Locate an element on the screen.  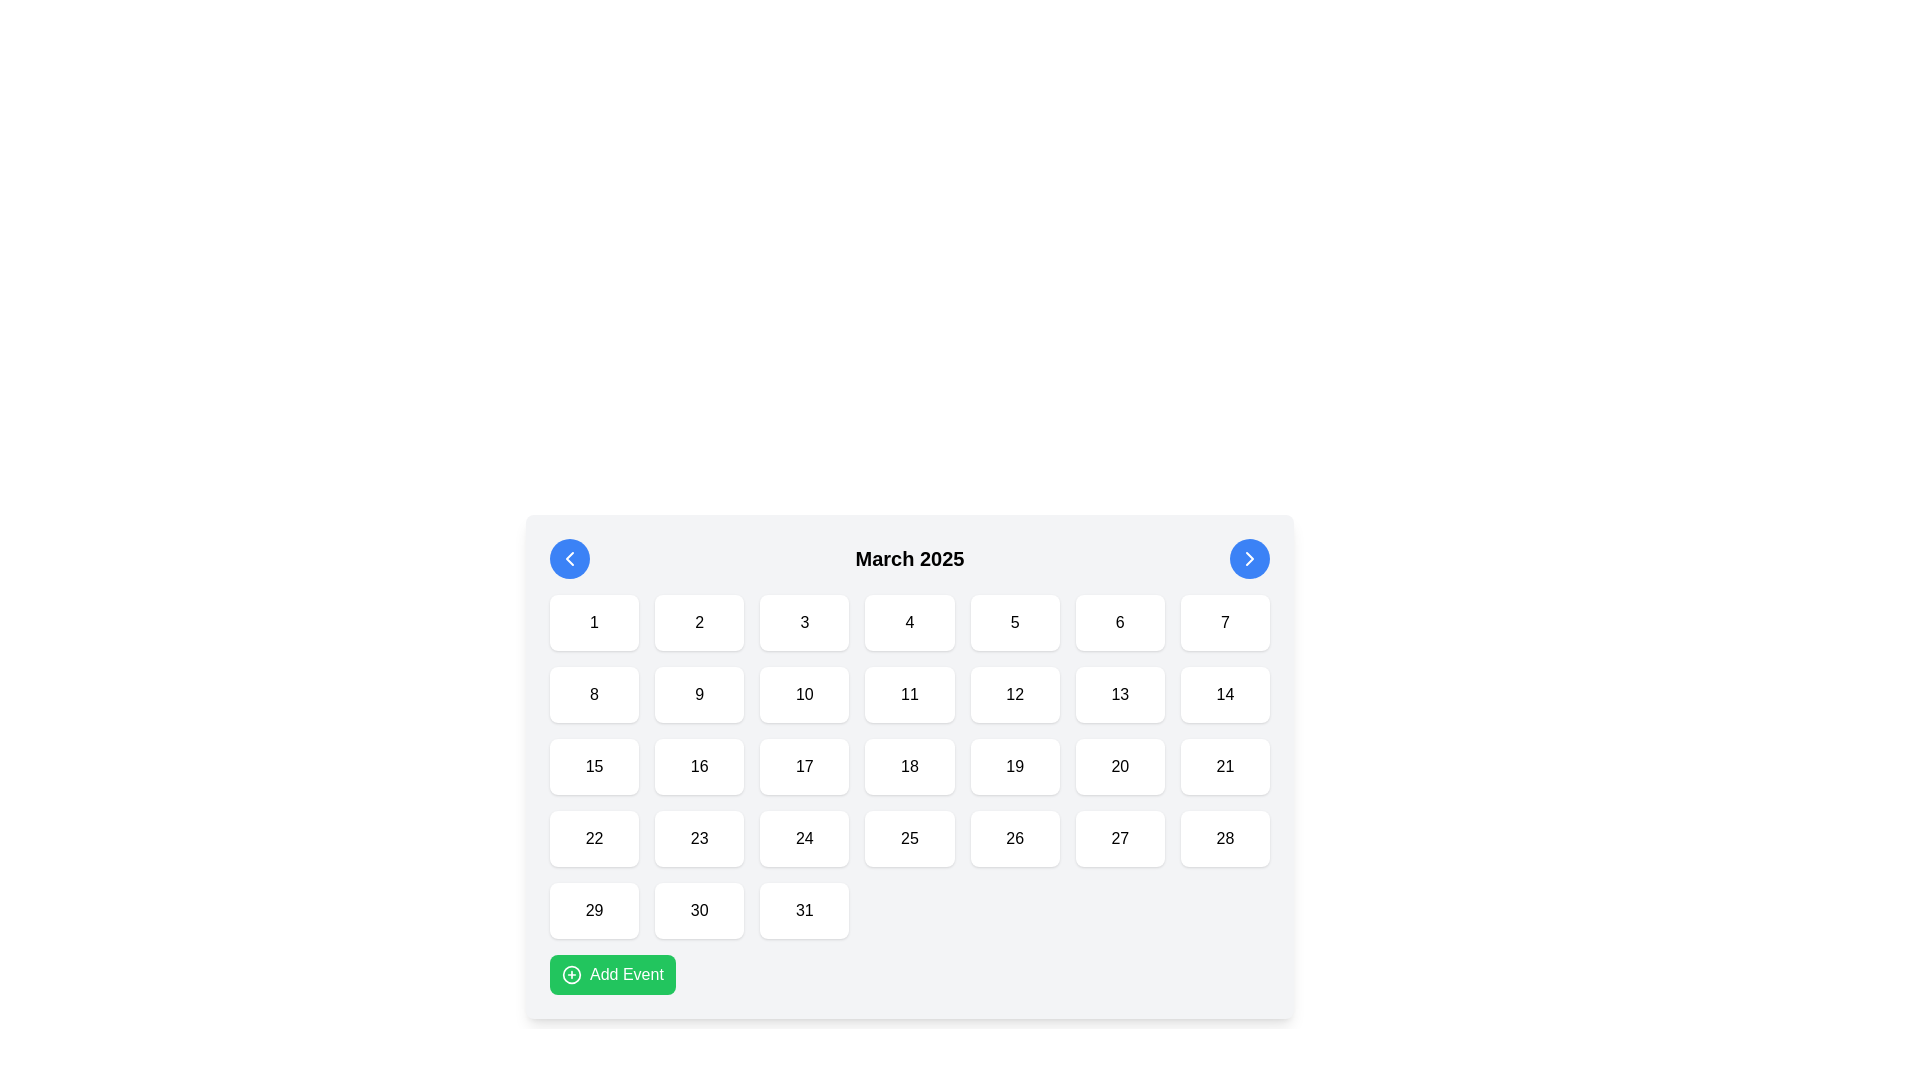
the button displaying the number '26' in black text, which is part of a calendar grid layout is located at coordinates (1014, 839).